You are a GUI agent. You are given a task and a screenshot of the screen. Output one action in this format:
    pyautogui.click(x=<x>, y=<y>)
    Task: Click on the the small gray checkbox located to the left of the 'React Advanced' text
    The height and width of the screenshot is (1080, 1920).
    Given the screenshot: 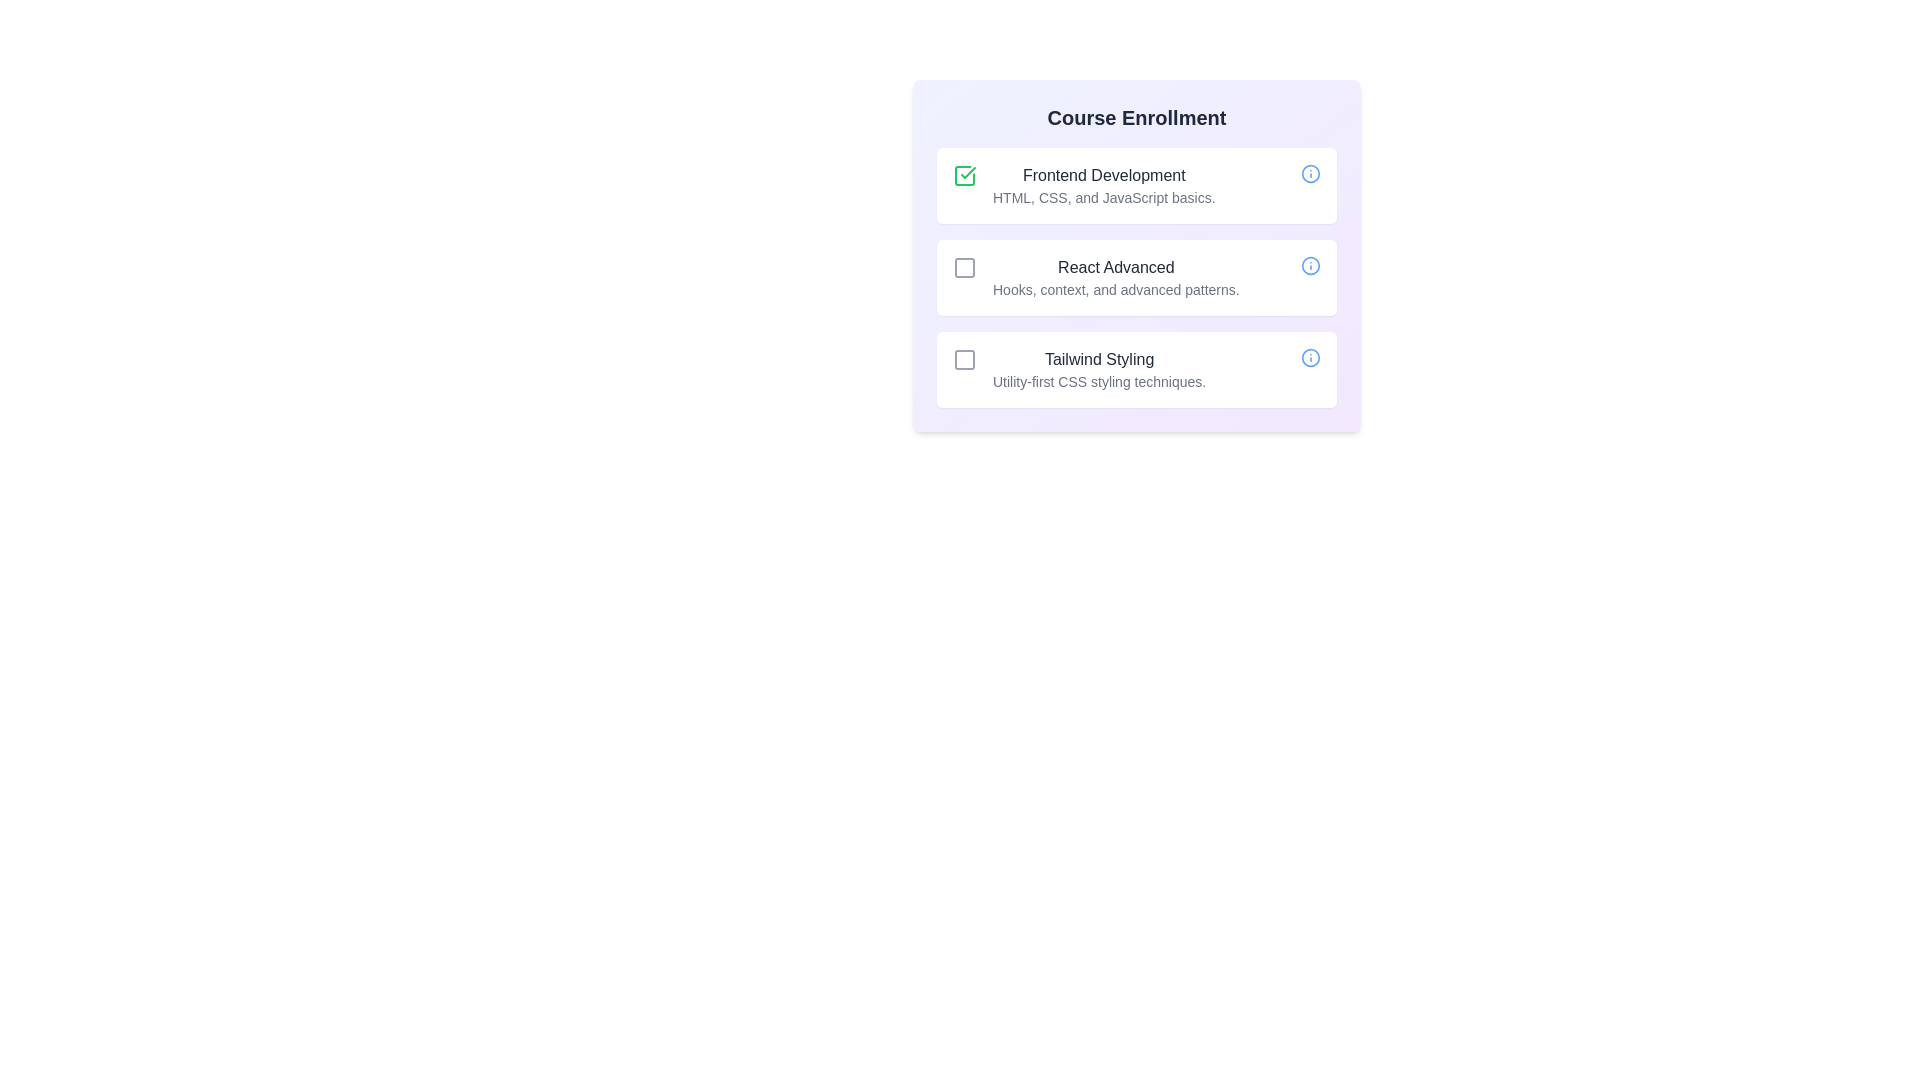 What is the action you would take?
    pyautogui.click(x=964, y=266)
    